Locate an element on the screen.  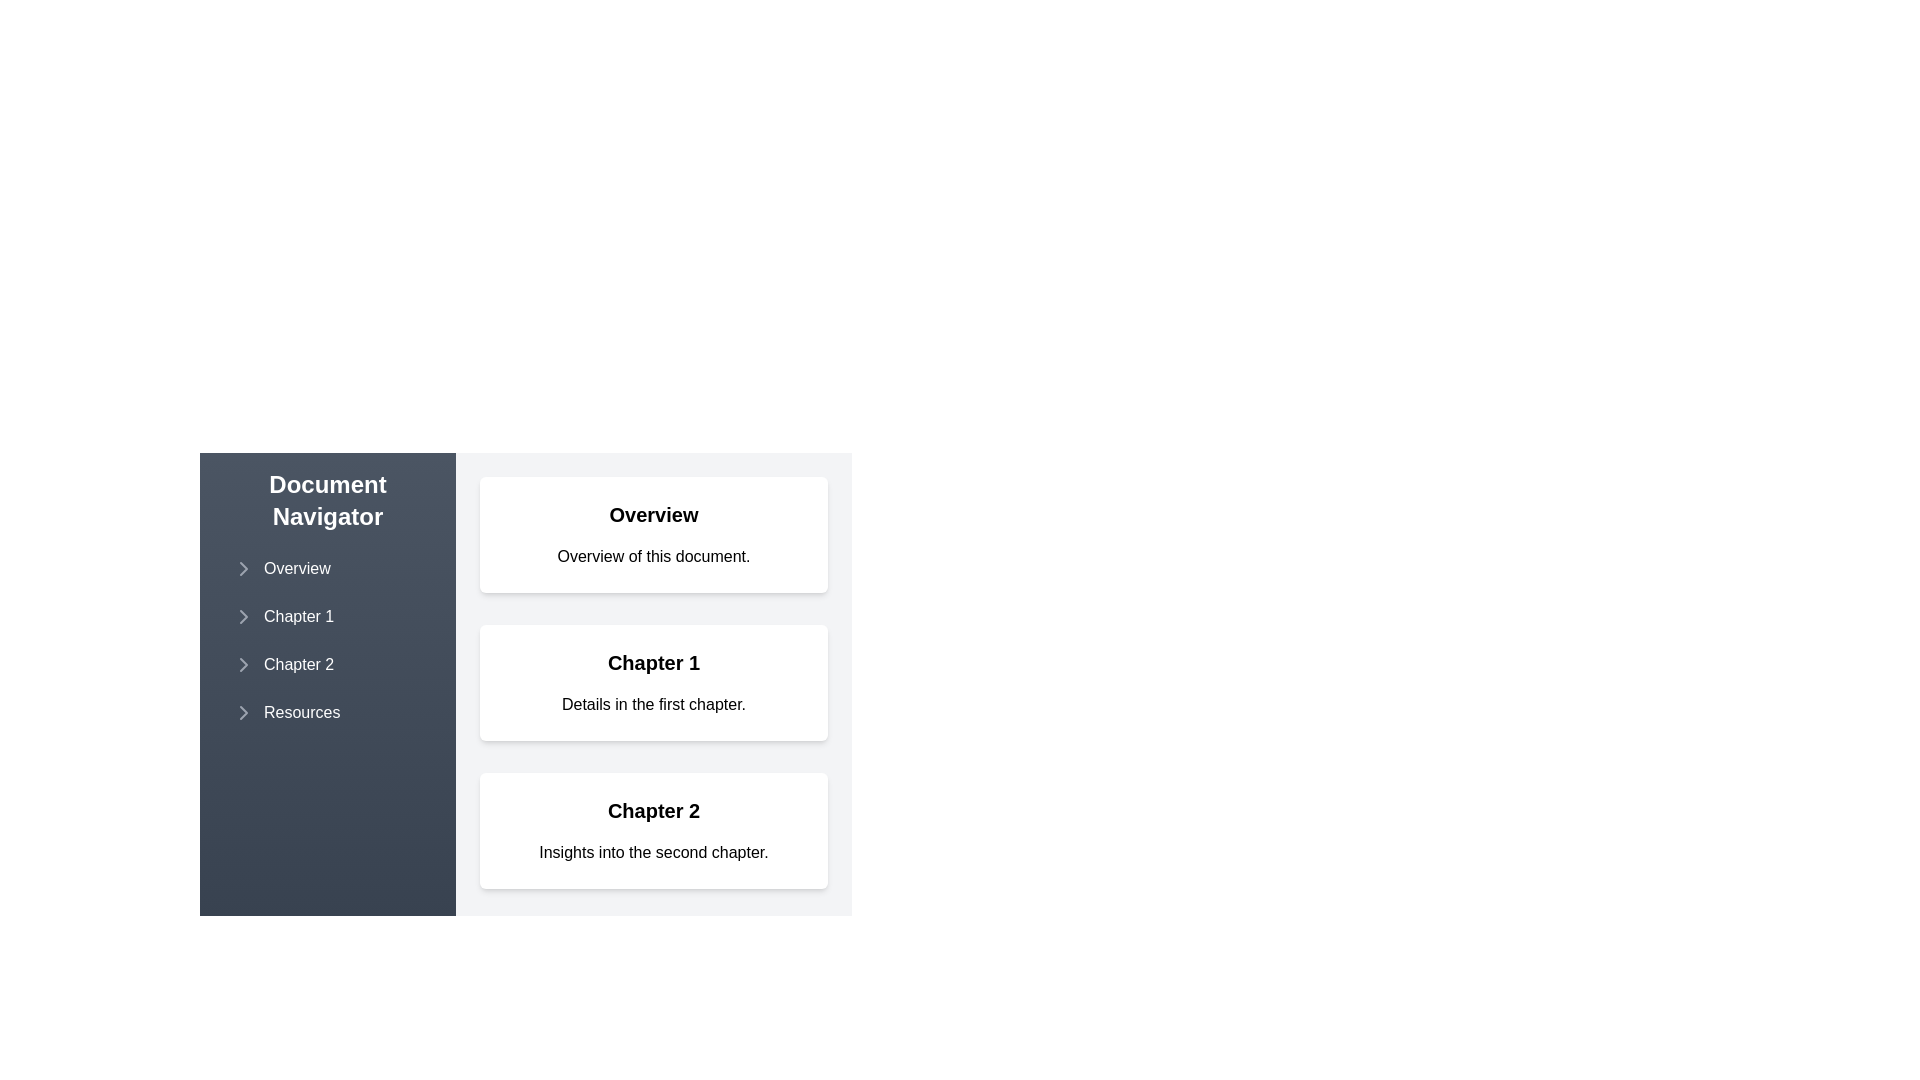
the informational card labeled 'Chapter 1' which contains the description 'Details in the first chapter.' is located at coordinates (526, 672).